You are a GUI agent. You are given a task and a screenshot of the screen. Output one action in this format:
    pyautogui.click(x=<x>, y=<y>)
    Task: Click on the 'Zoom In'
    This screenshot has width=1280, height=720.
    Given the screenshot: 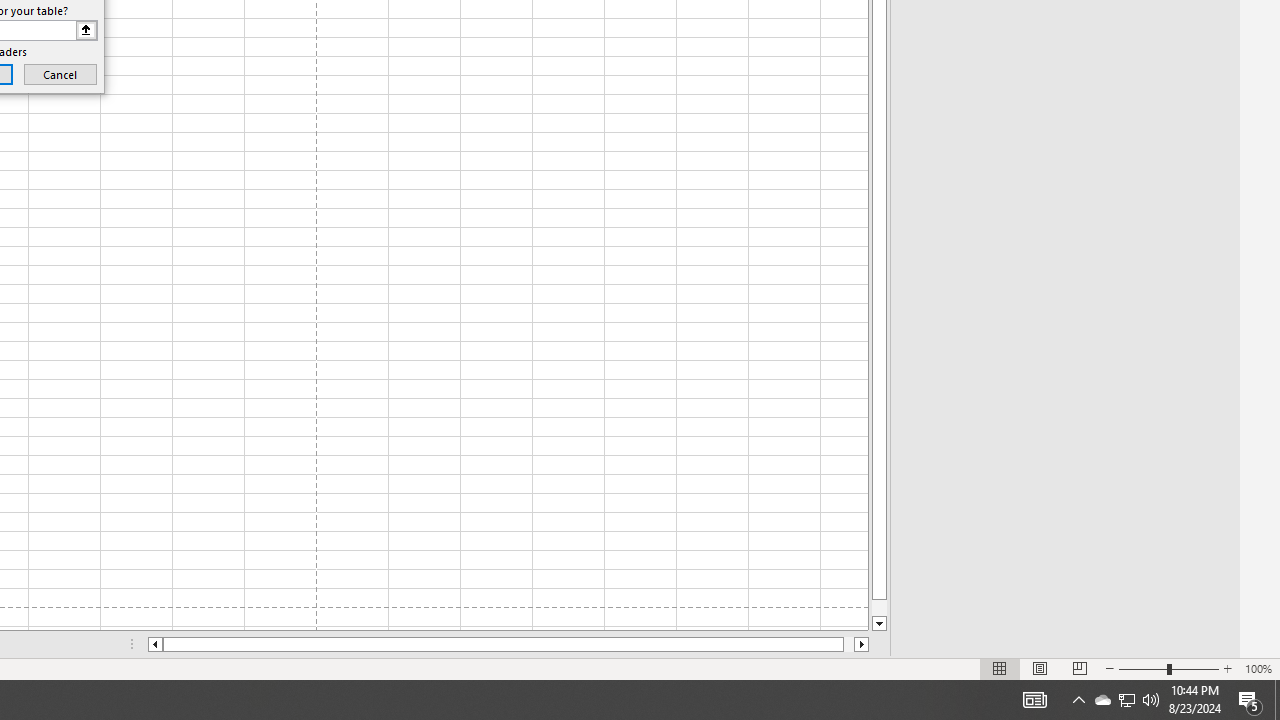 What is the action you would take?
    pyautogui.click(x=1226, y=669)
    